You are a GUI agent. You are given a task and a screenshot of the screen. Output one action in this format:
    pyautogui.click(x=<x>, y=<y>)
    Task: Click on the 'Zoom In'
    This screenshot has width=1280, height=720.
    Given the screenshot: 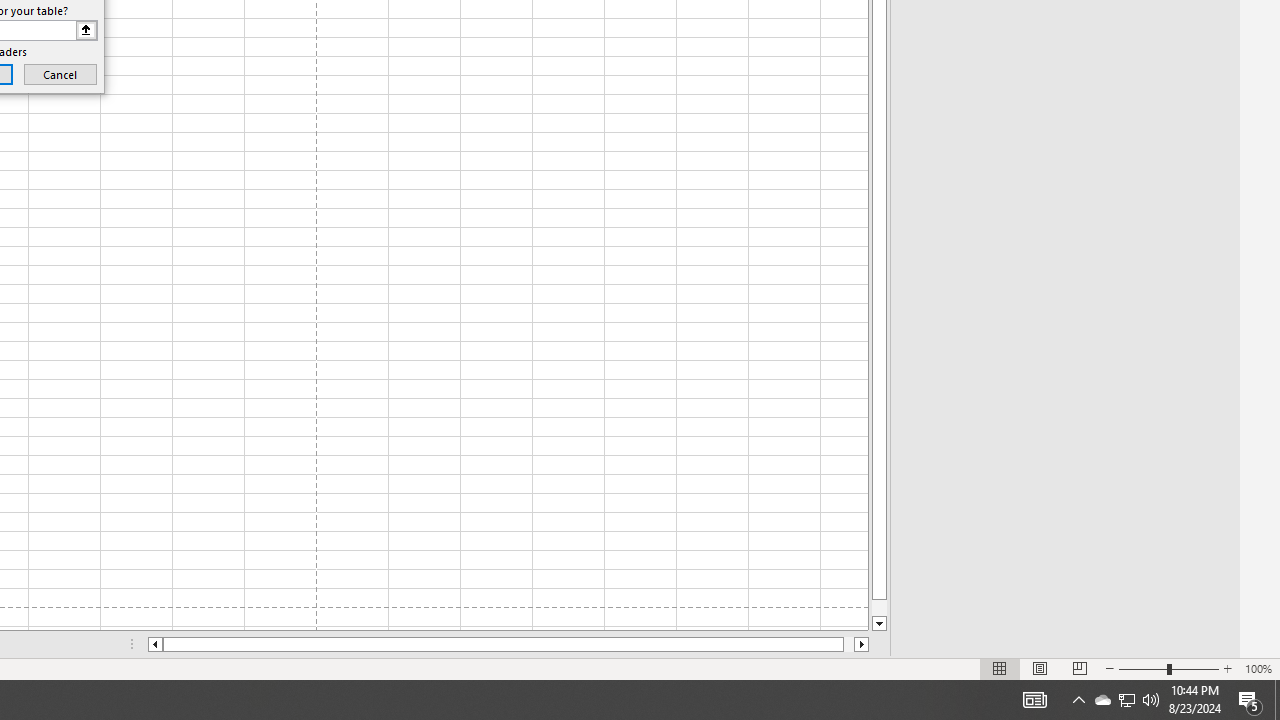 What is the action you would take?
    pyautogui.click(x=1226, y=669)
    